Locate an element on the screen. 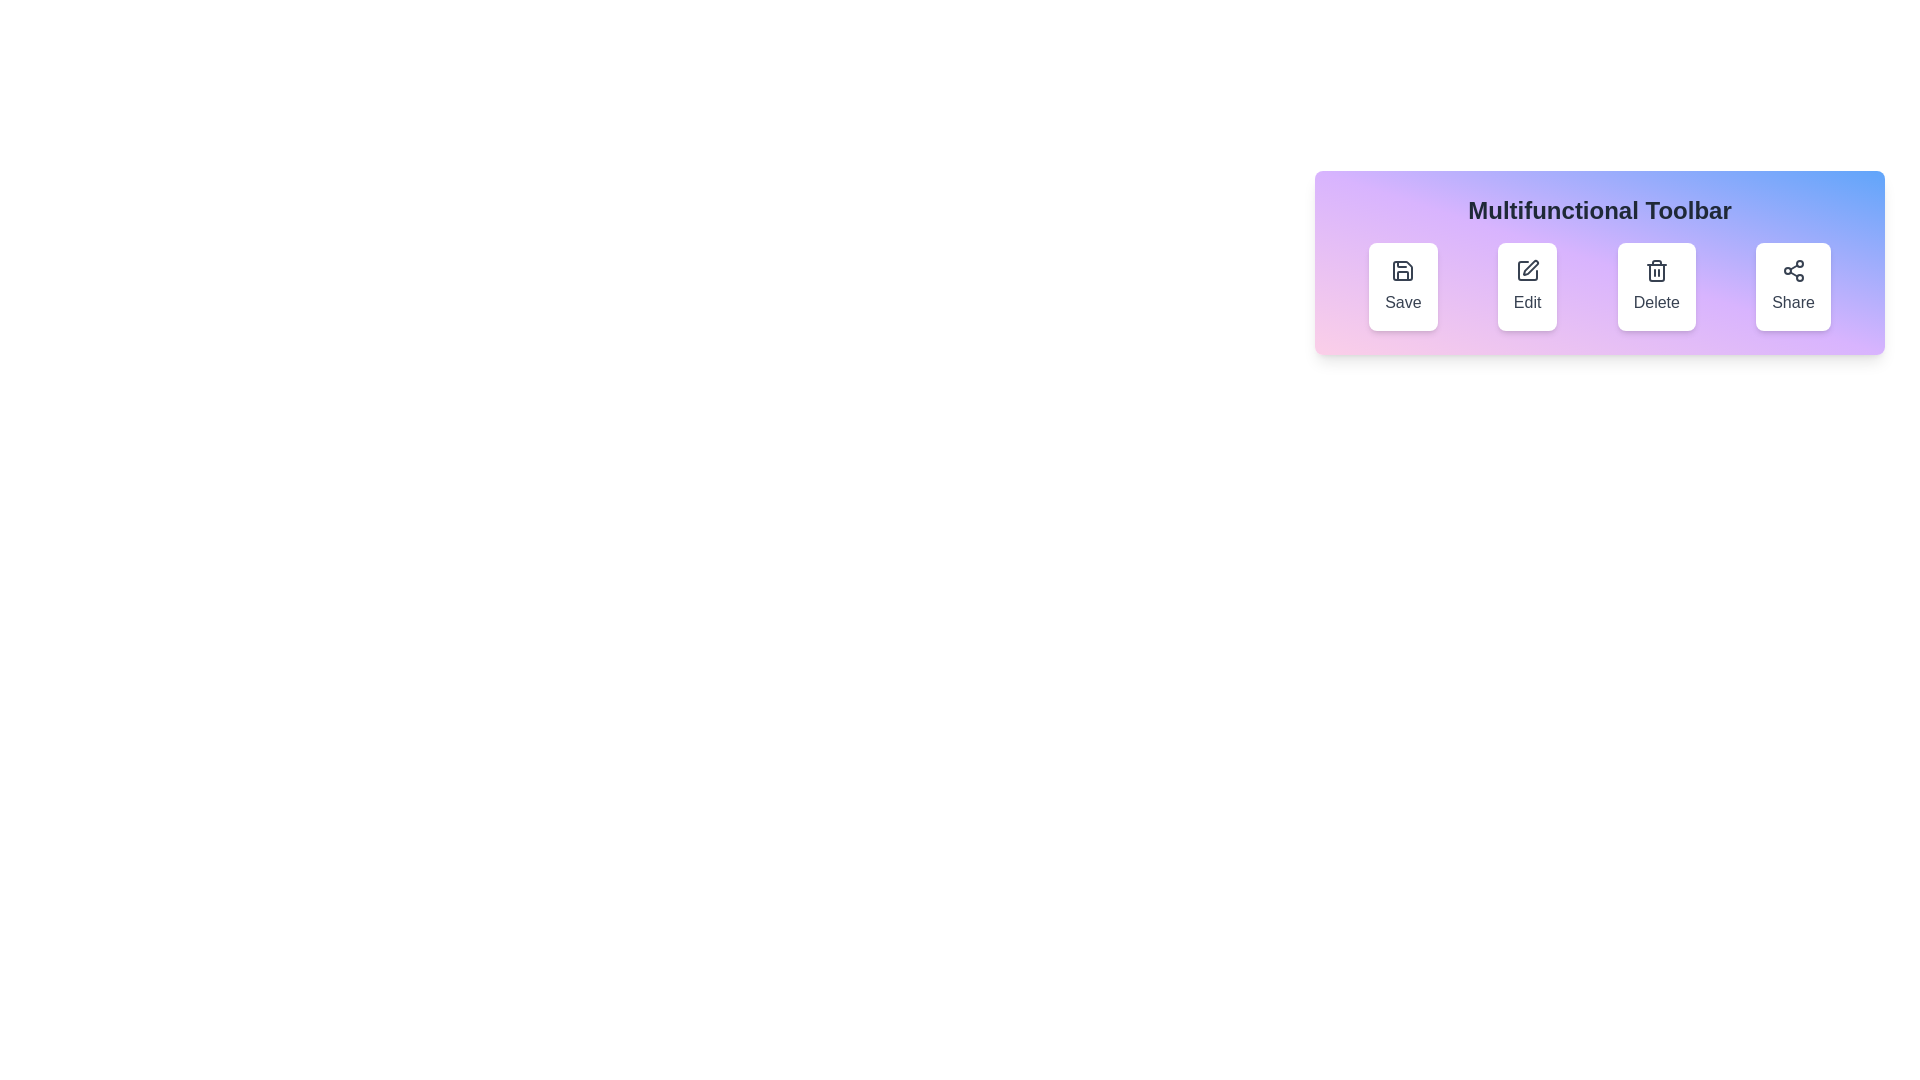 Image resolution: width=1920 pixels, height=1080 pixels. the 'Edit' button with a pen icon in the Multifunctional Toolbar is located at coordinates (1526, 286).